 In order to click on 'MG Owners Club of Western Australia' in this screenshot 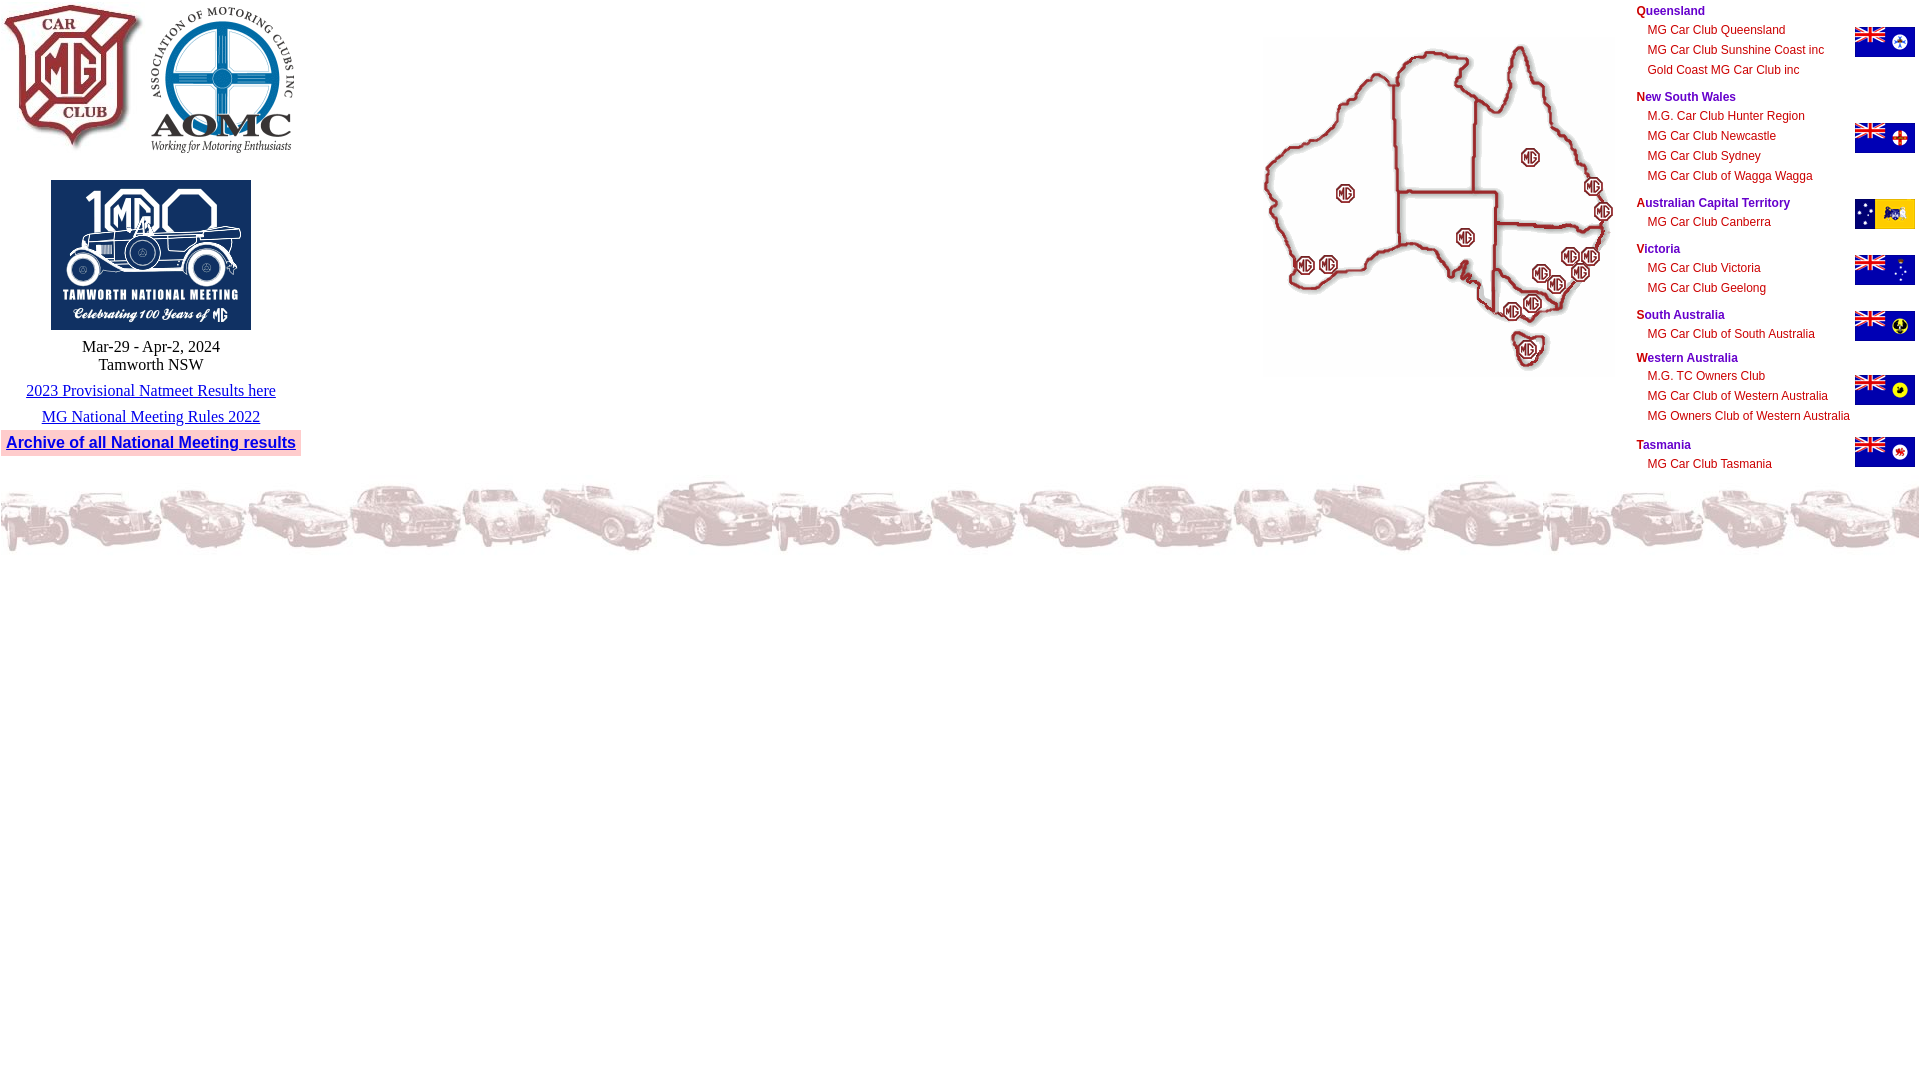, I will do `click(1747, 415)`.